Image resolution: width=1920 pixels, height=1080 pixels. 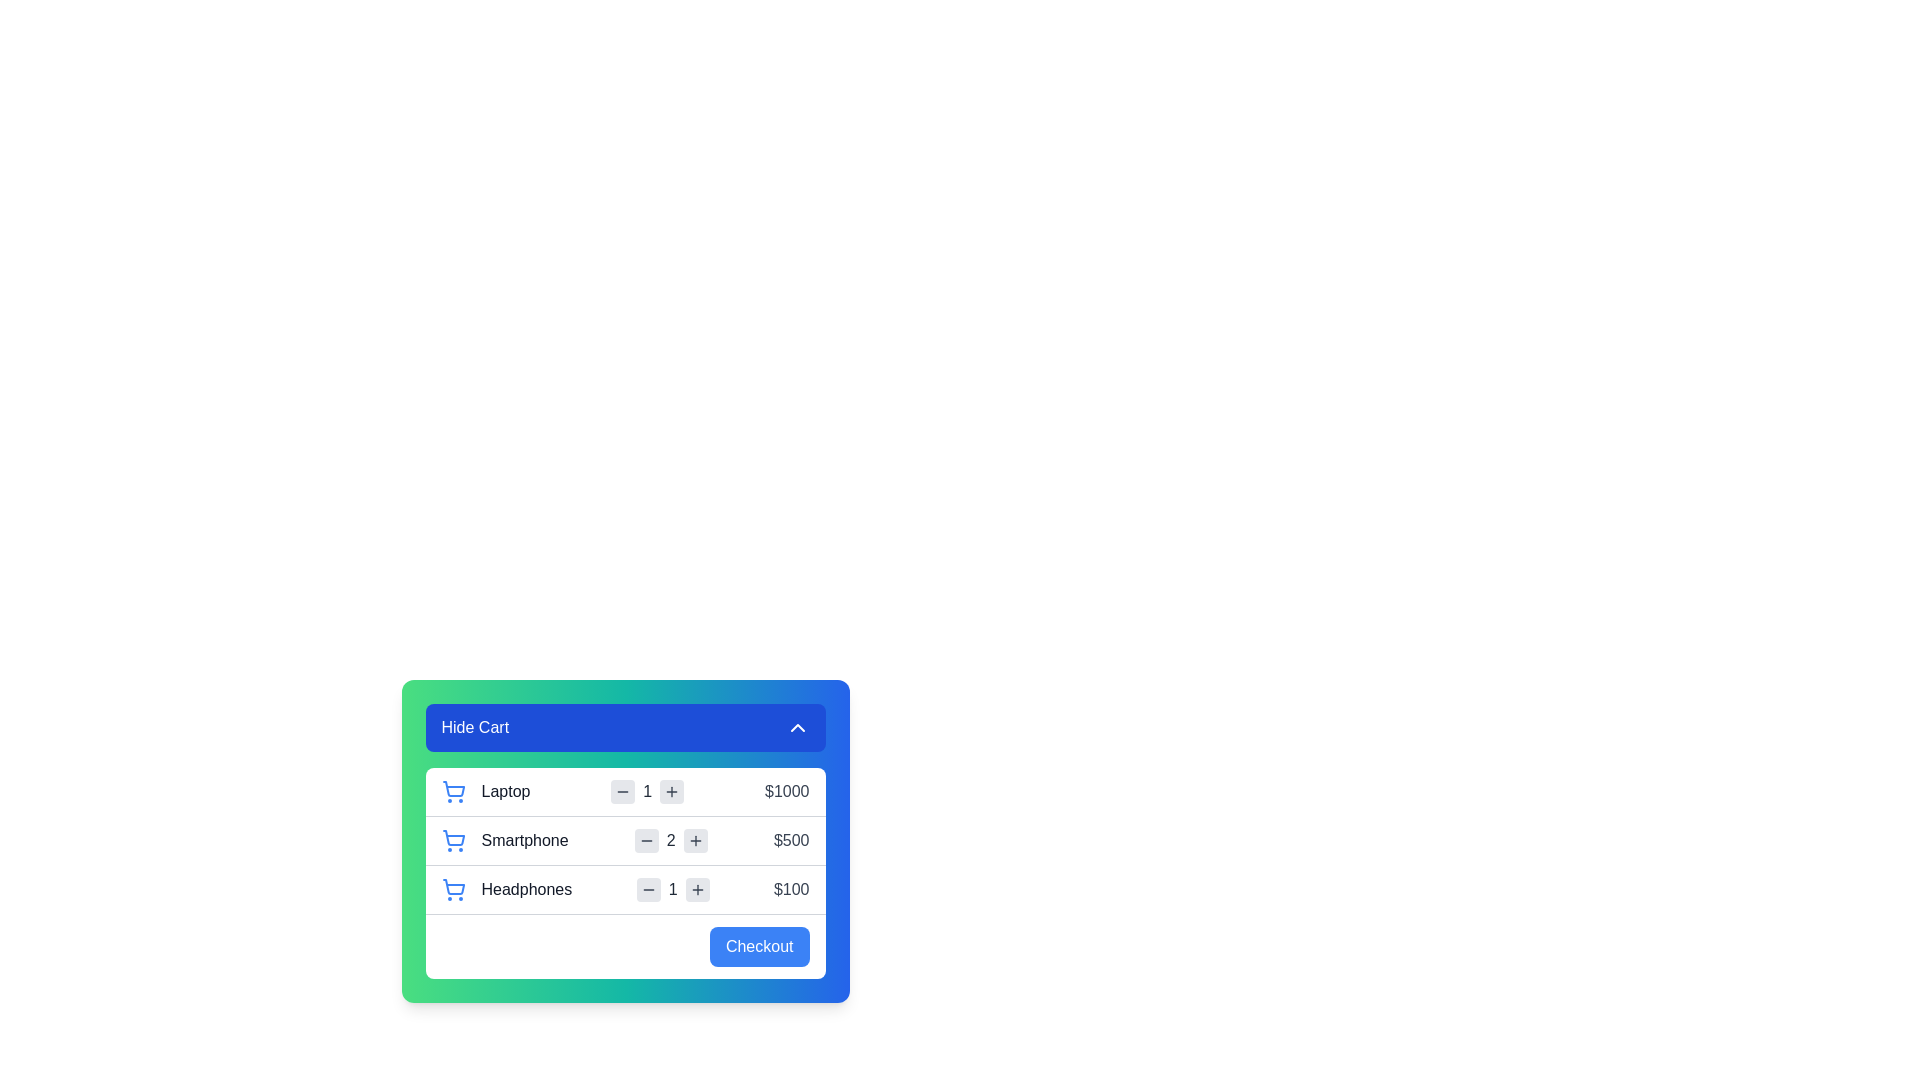 I want to click on the shopping cart icon associated with the text 'Smartphone' to interact with it, so click(x=452, y=840).